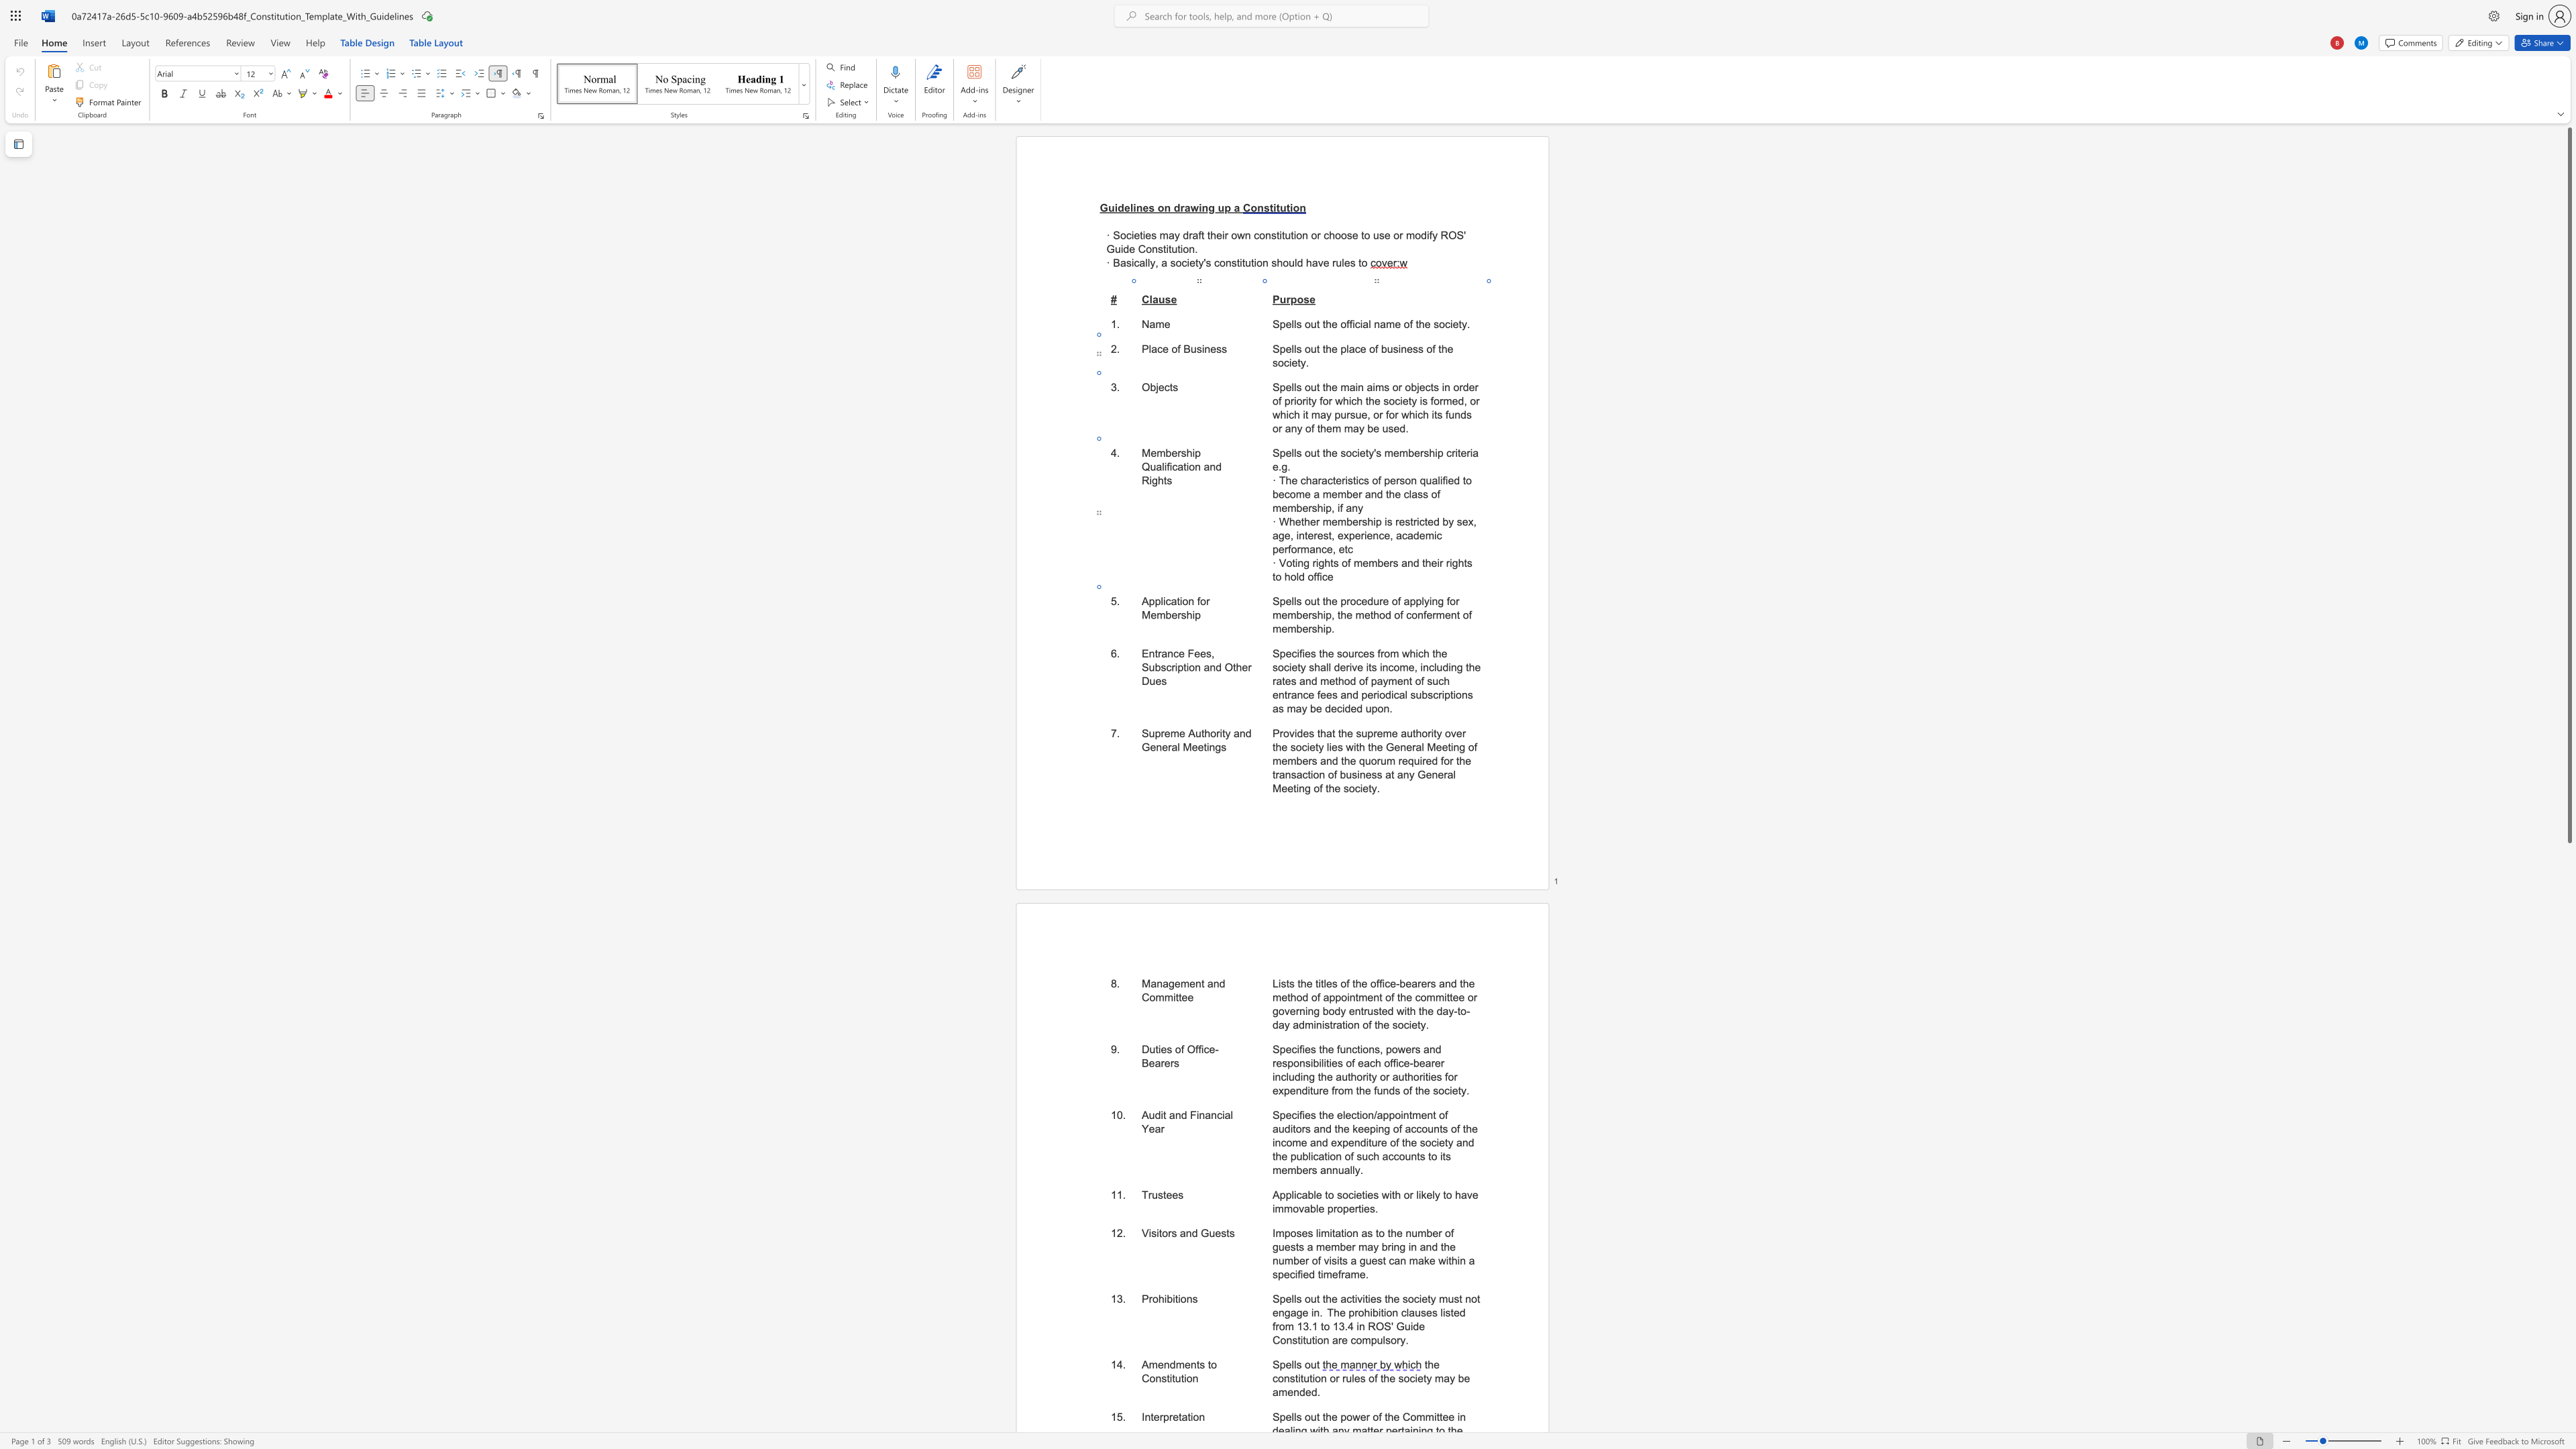 This screenshot has width=2576, height=1449. Describe the element at coordinates (1157, 600) in the screenshot. I see `the 2th character "p" in the text` at that location.